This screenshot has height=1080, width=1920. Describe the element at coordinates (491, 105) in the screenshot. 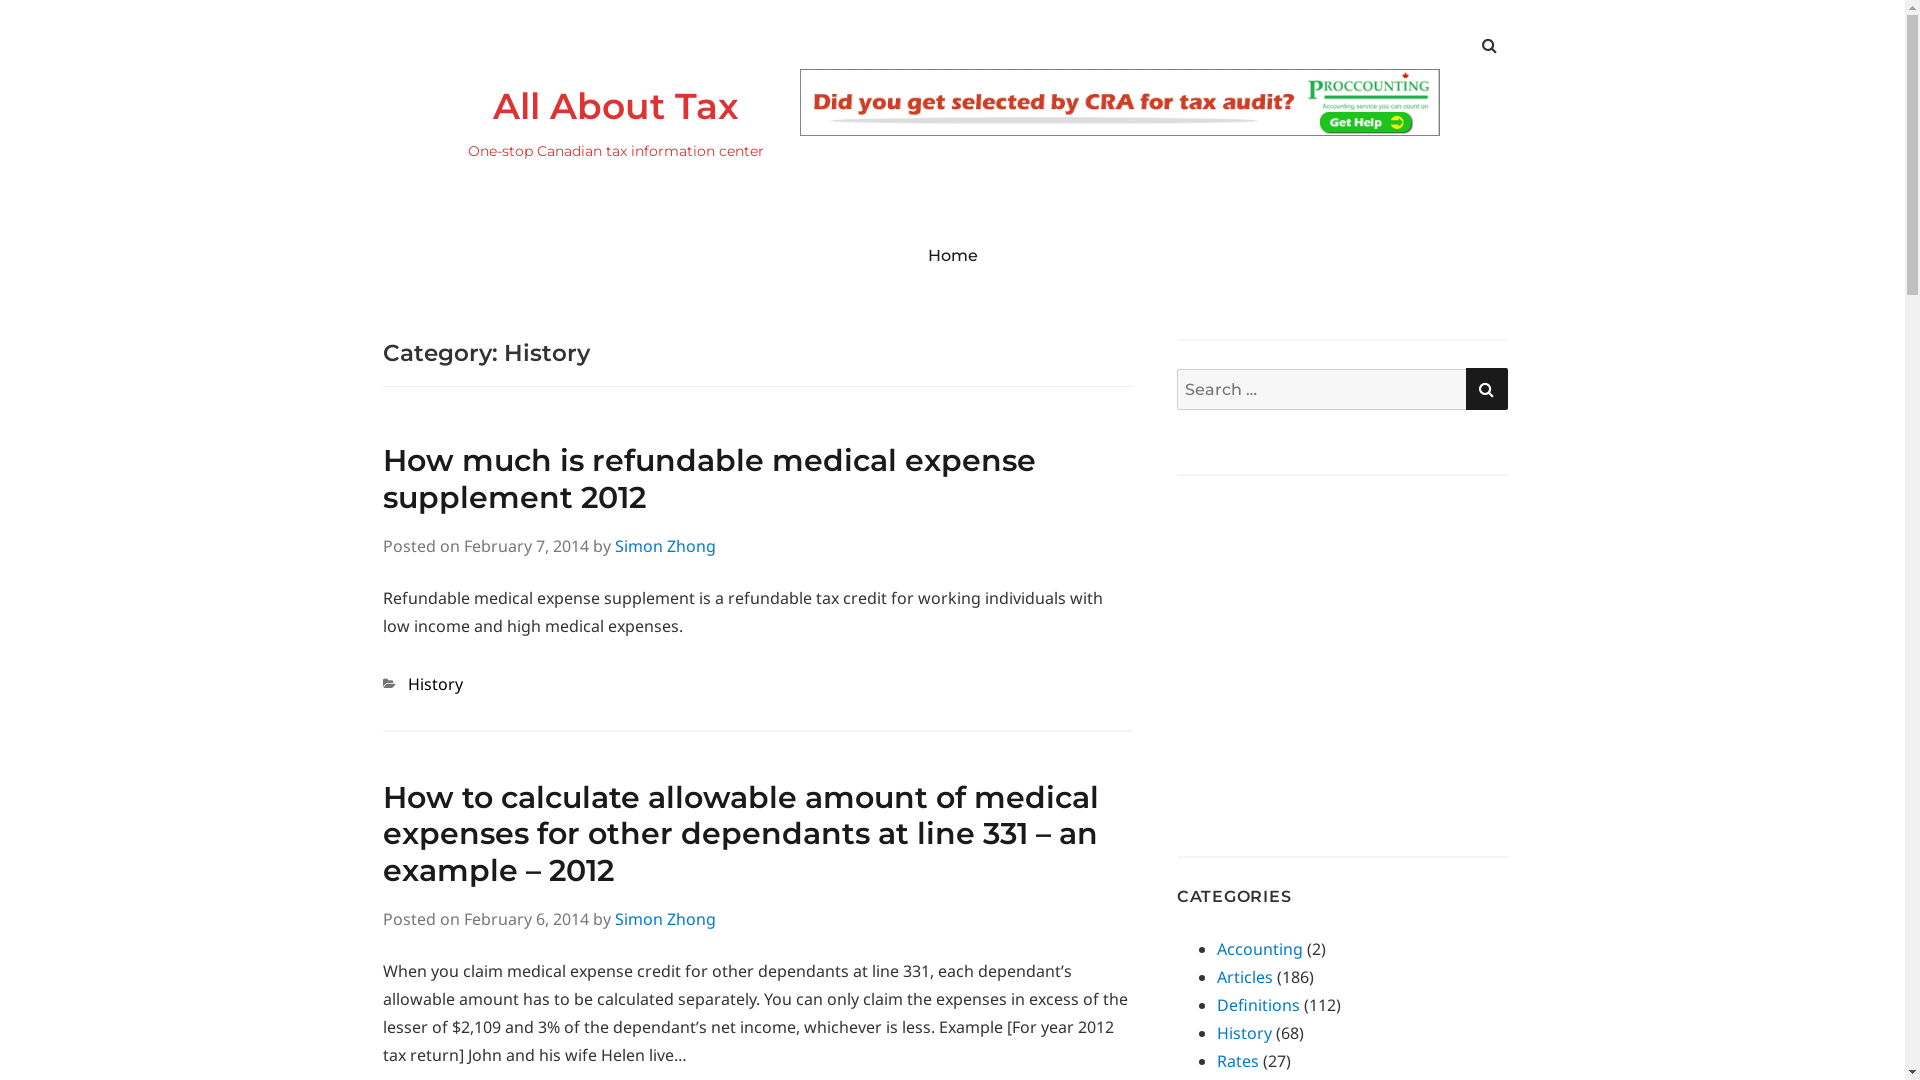

I see `'All About Tax'` at that location.